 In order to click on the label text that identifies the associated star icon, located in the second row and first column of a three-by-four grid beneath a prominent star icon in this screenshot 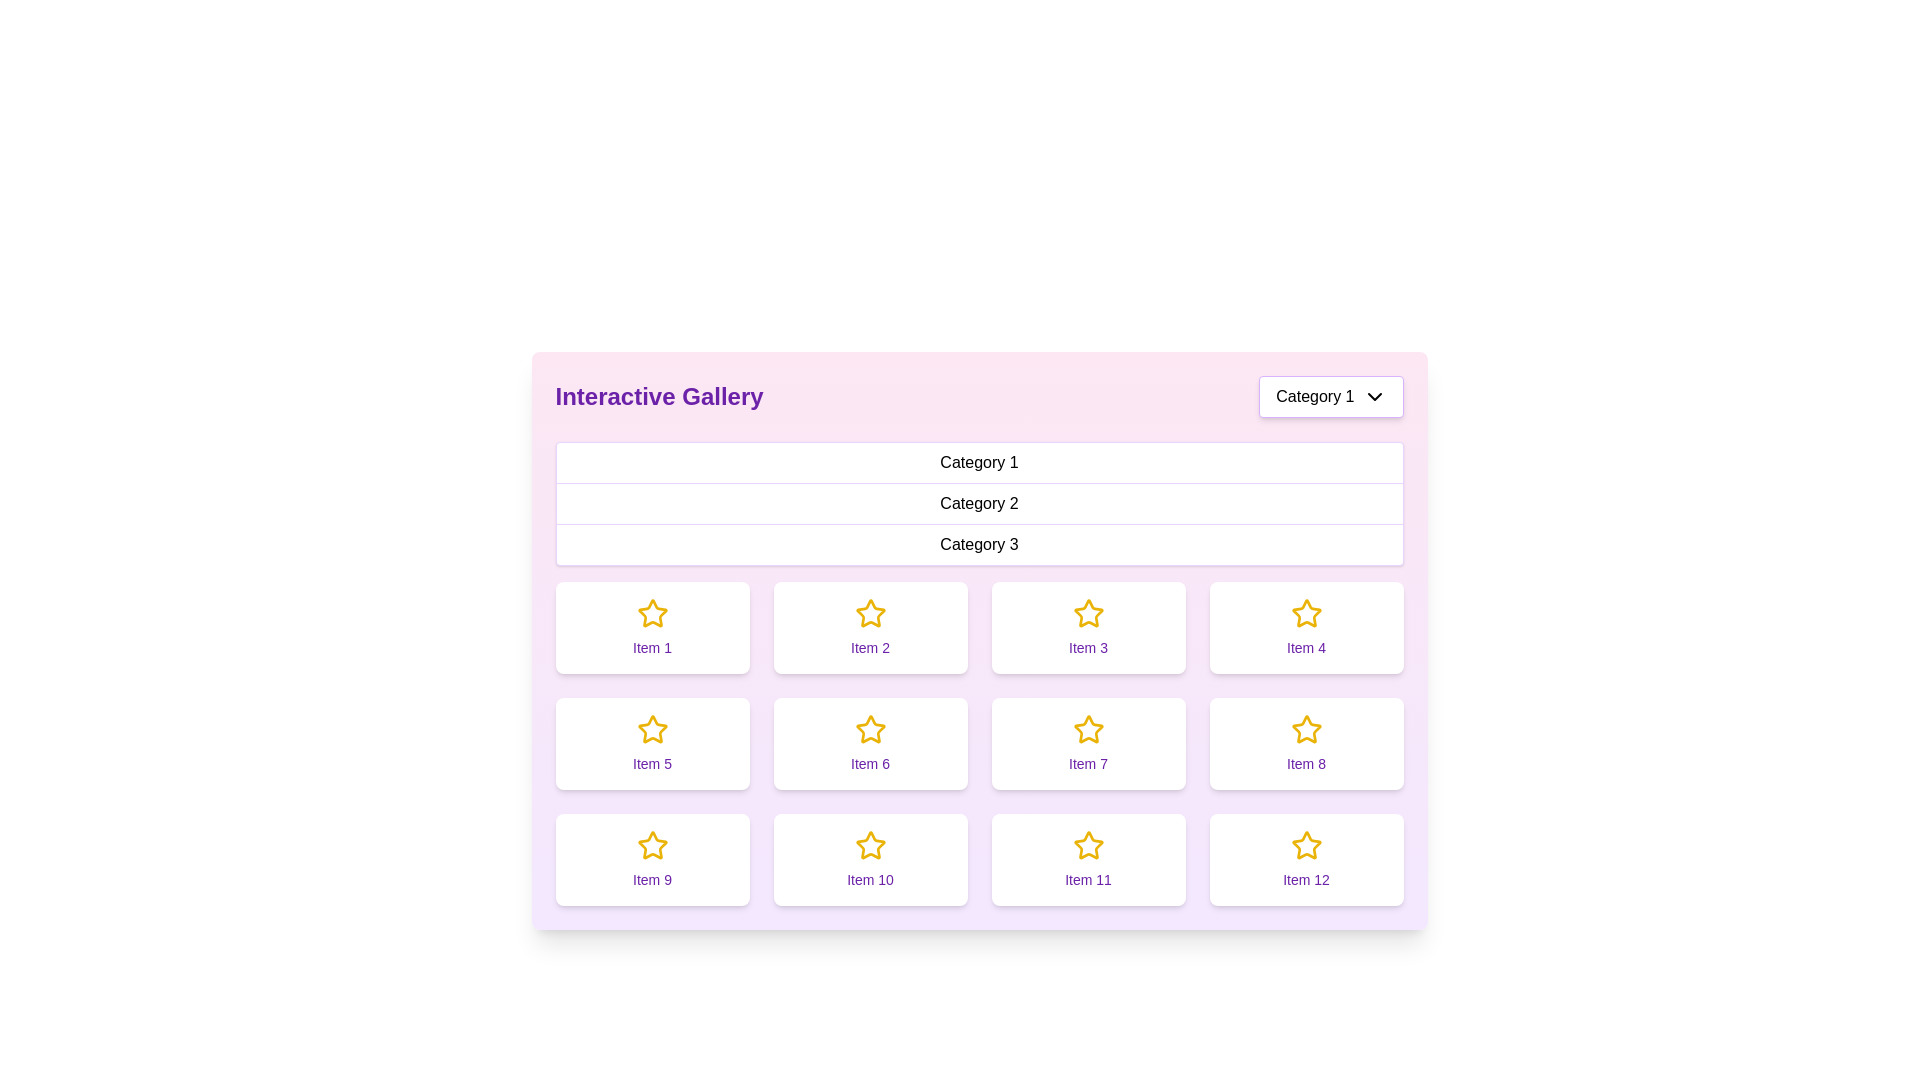, I will do `click(652, 763)`.